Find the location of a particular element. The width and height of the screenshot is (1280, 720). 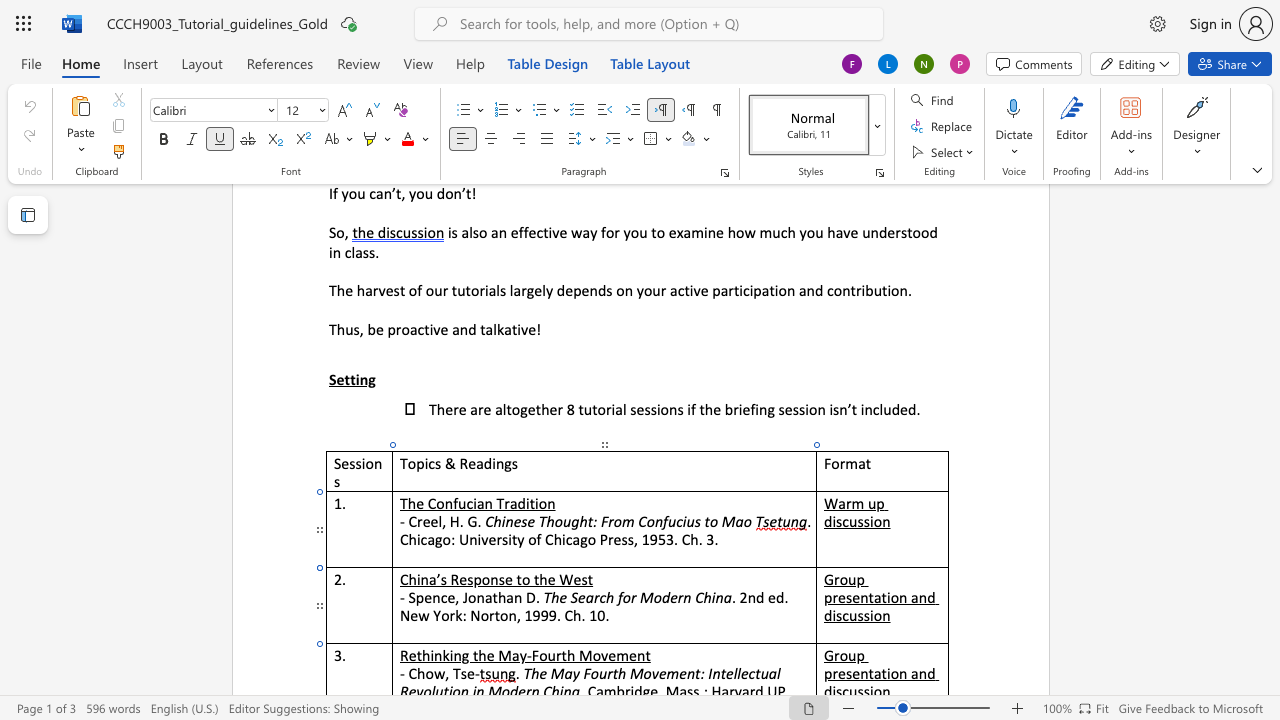

the space between the continuous character "p" and "e" in the text is located at coordinates (423, 596).